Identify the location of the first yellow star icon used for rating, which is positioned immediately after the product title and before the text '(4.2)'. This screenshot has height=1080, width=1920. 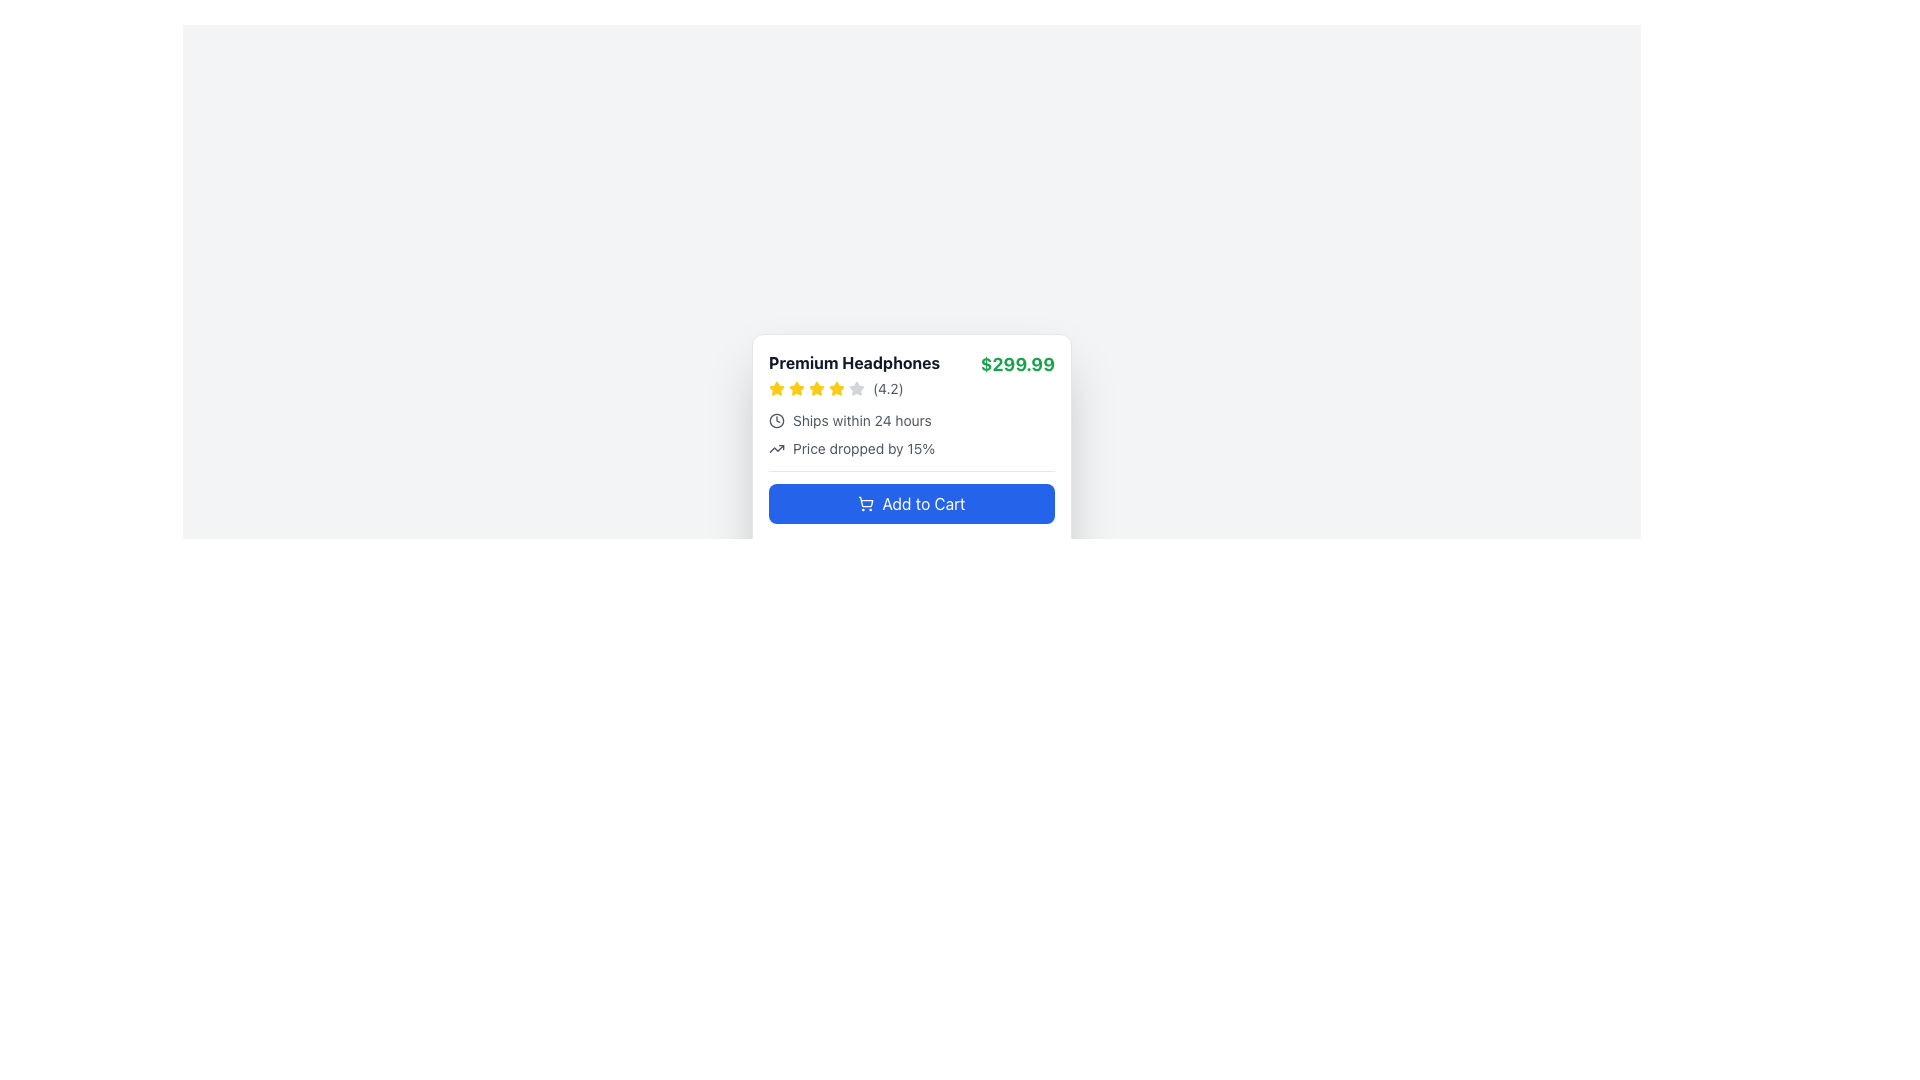
(776, 389).